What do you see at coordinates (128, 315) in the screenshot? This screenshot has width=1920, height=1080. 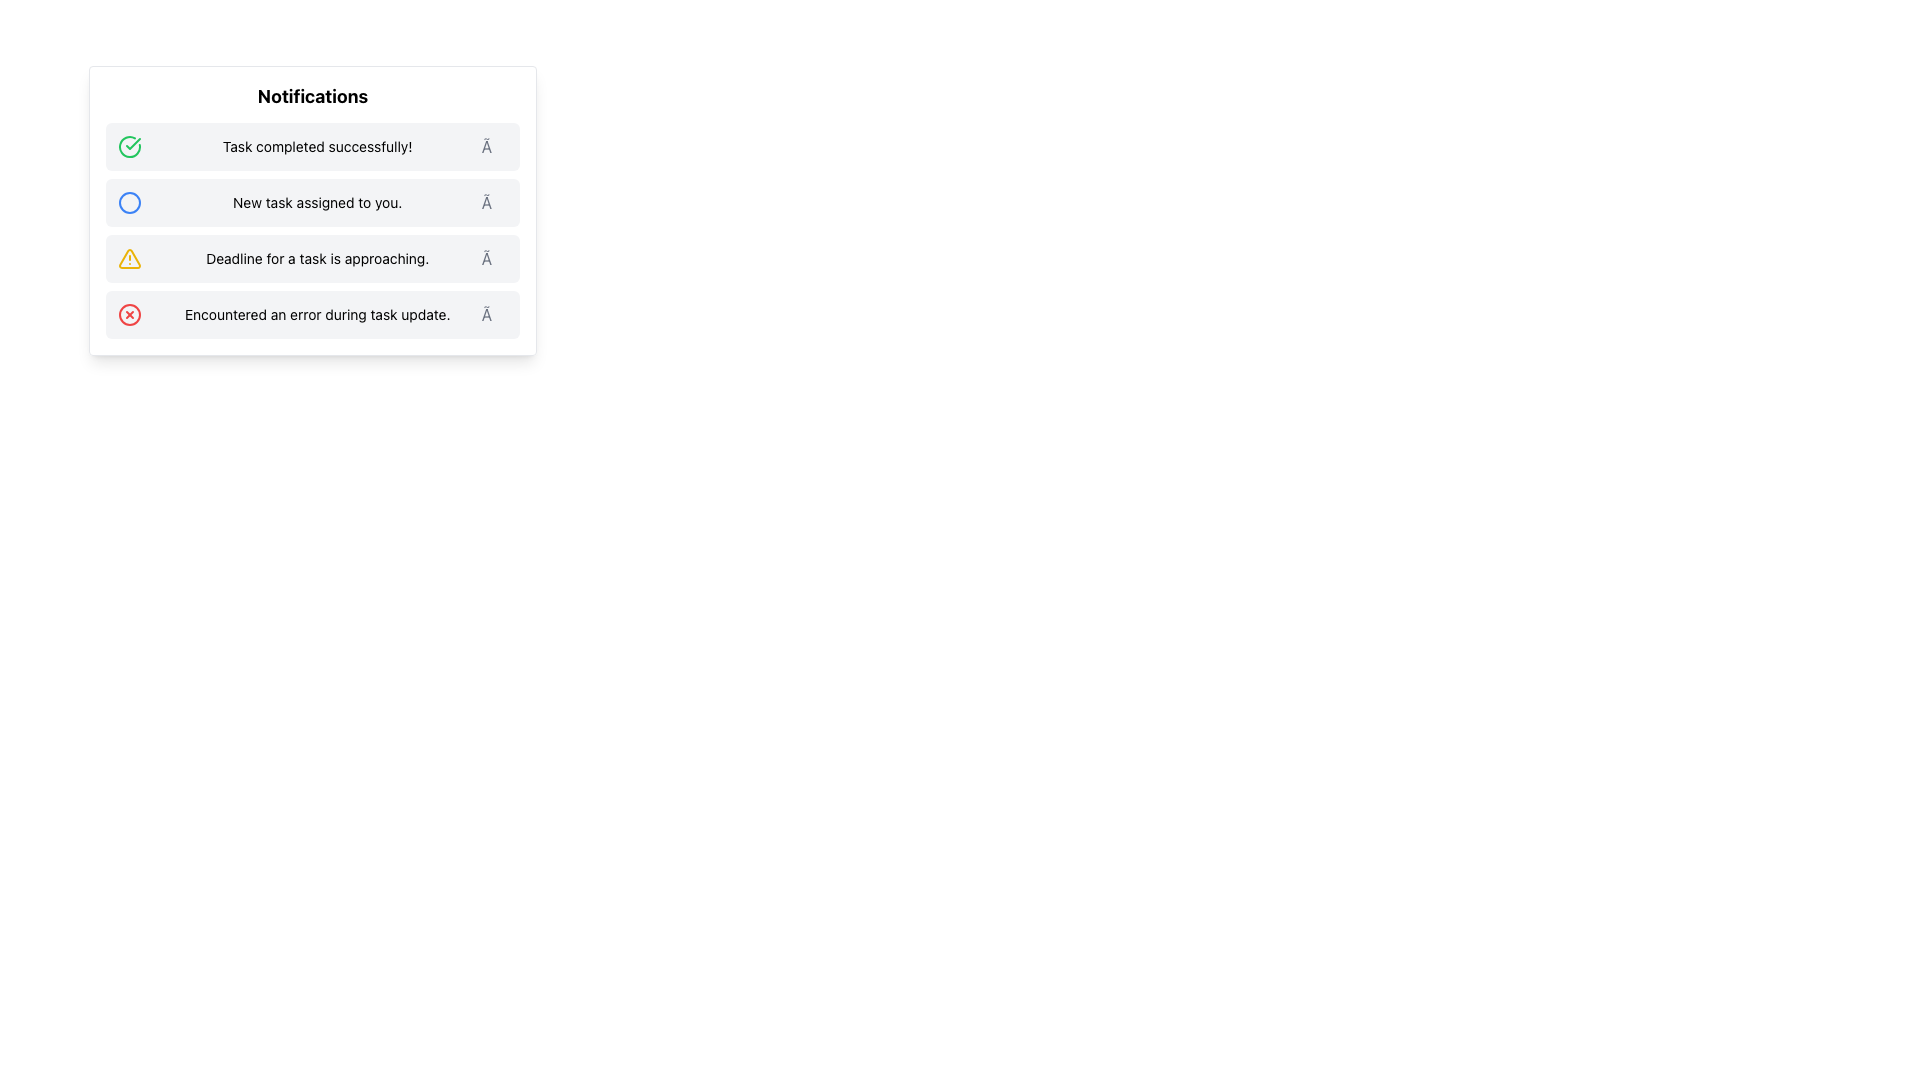 I see `the red circular icon with a white 'X' inside, located in the bottom notification entry of the 'Notifications' section, to gather information about the error encountered during task update` at bounding box center [128, 315].